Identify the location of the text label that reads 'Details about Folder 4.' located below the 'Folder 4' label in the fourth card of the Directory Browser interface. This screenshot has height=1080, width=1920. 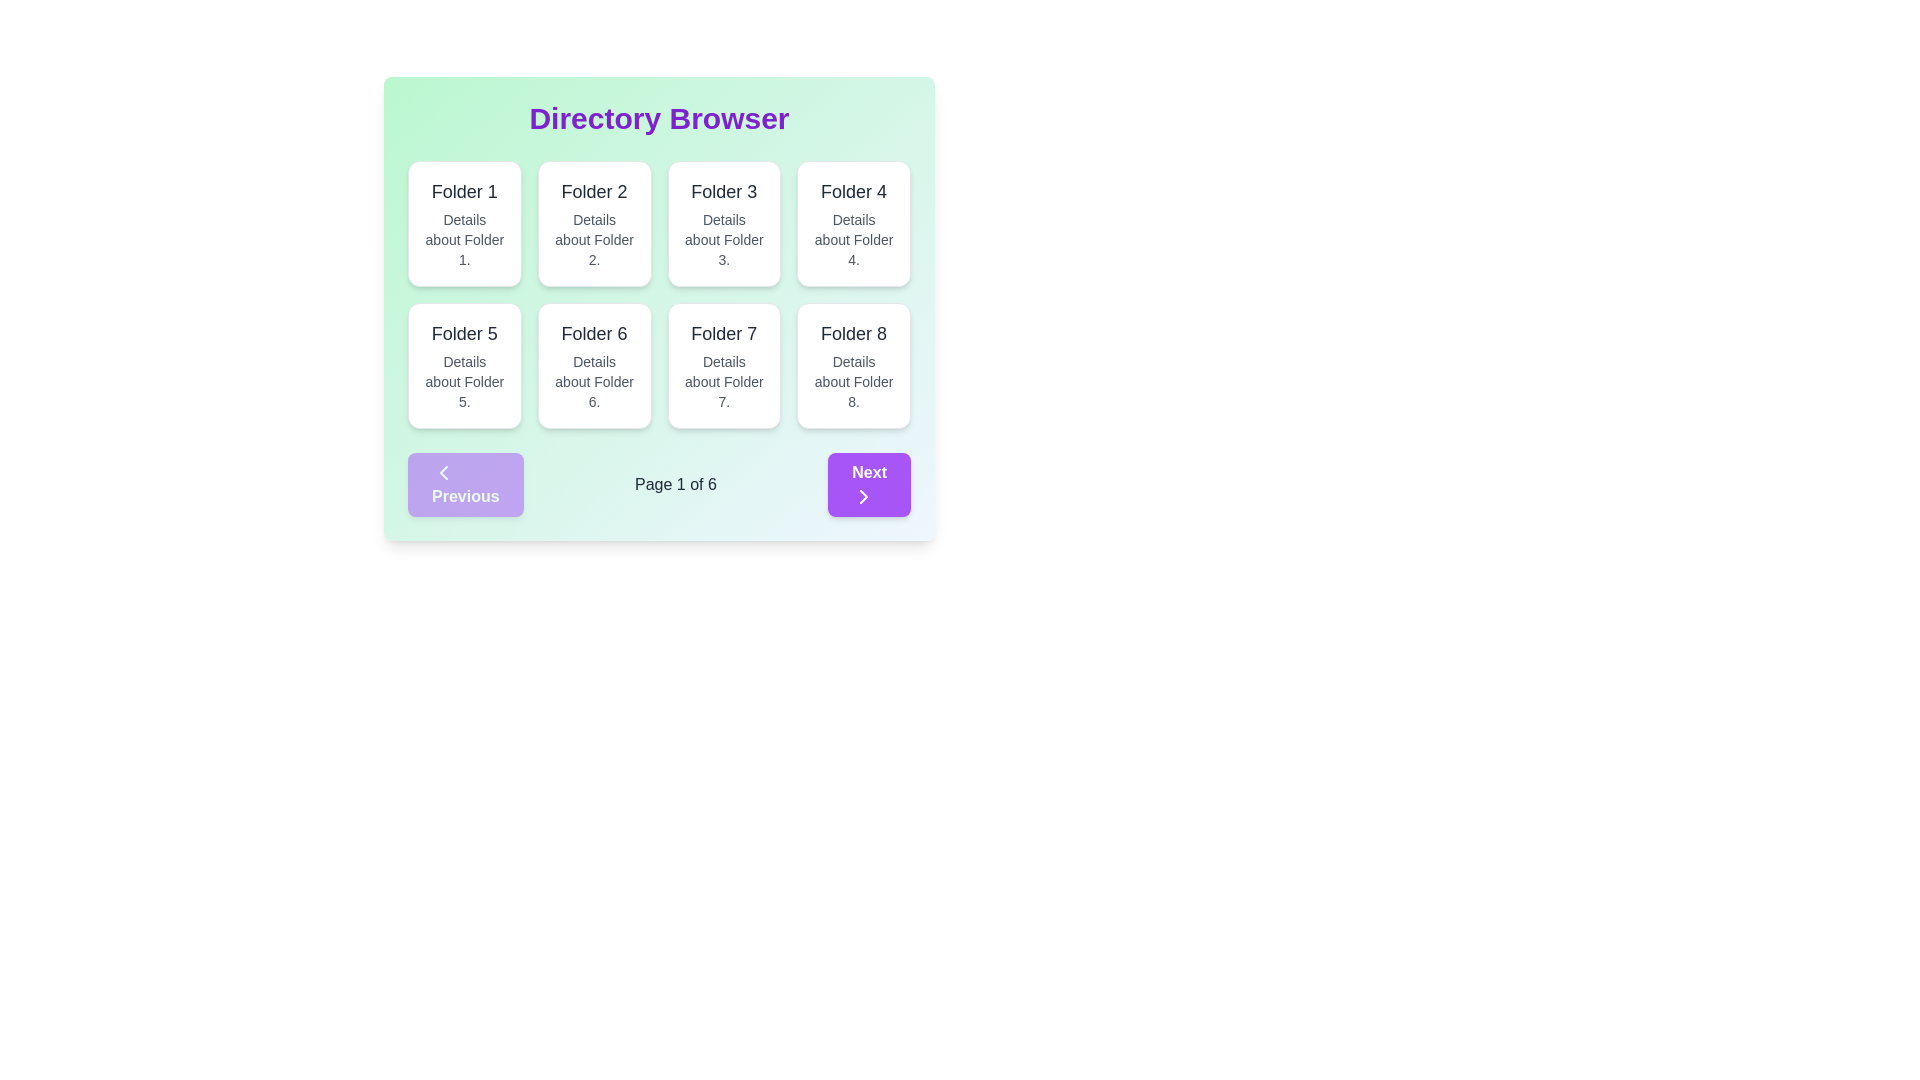
(854, 238).